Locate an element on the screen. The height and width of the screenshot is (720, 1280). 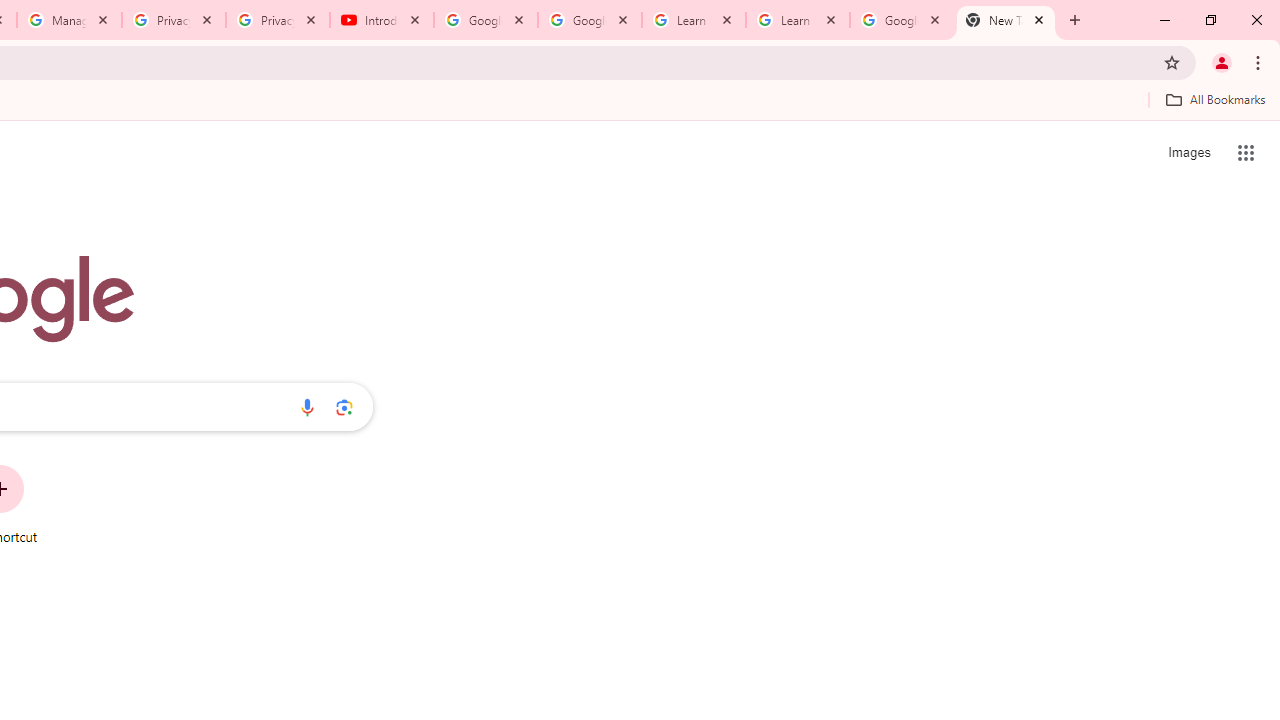
'You' is located at coordinates (1220, 61).